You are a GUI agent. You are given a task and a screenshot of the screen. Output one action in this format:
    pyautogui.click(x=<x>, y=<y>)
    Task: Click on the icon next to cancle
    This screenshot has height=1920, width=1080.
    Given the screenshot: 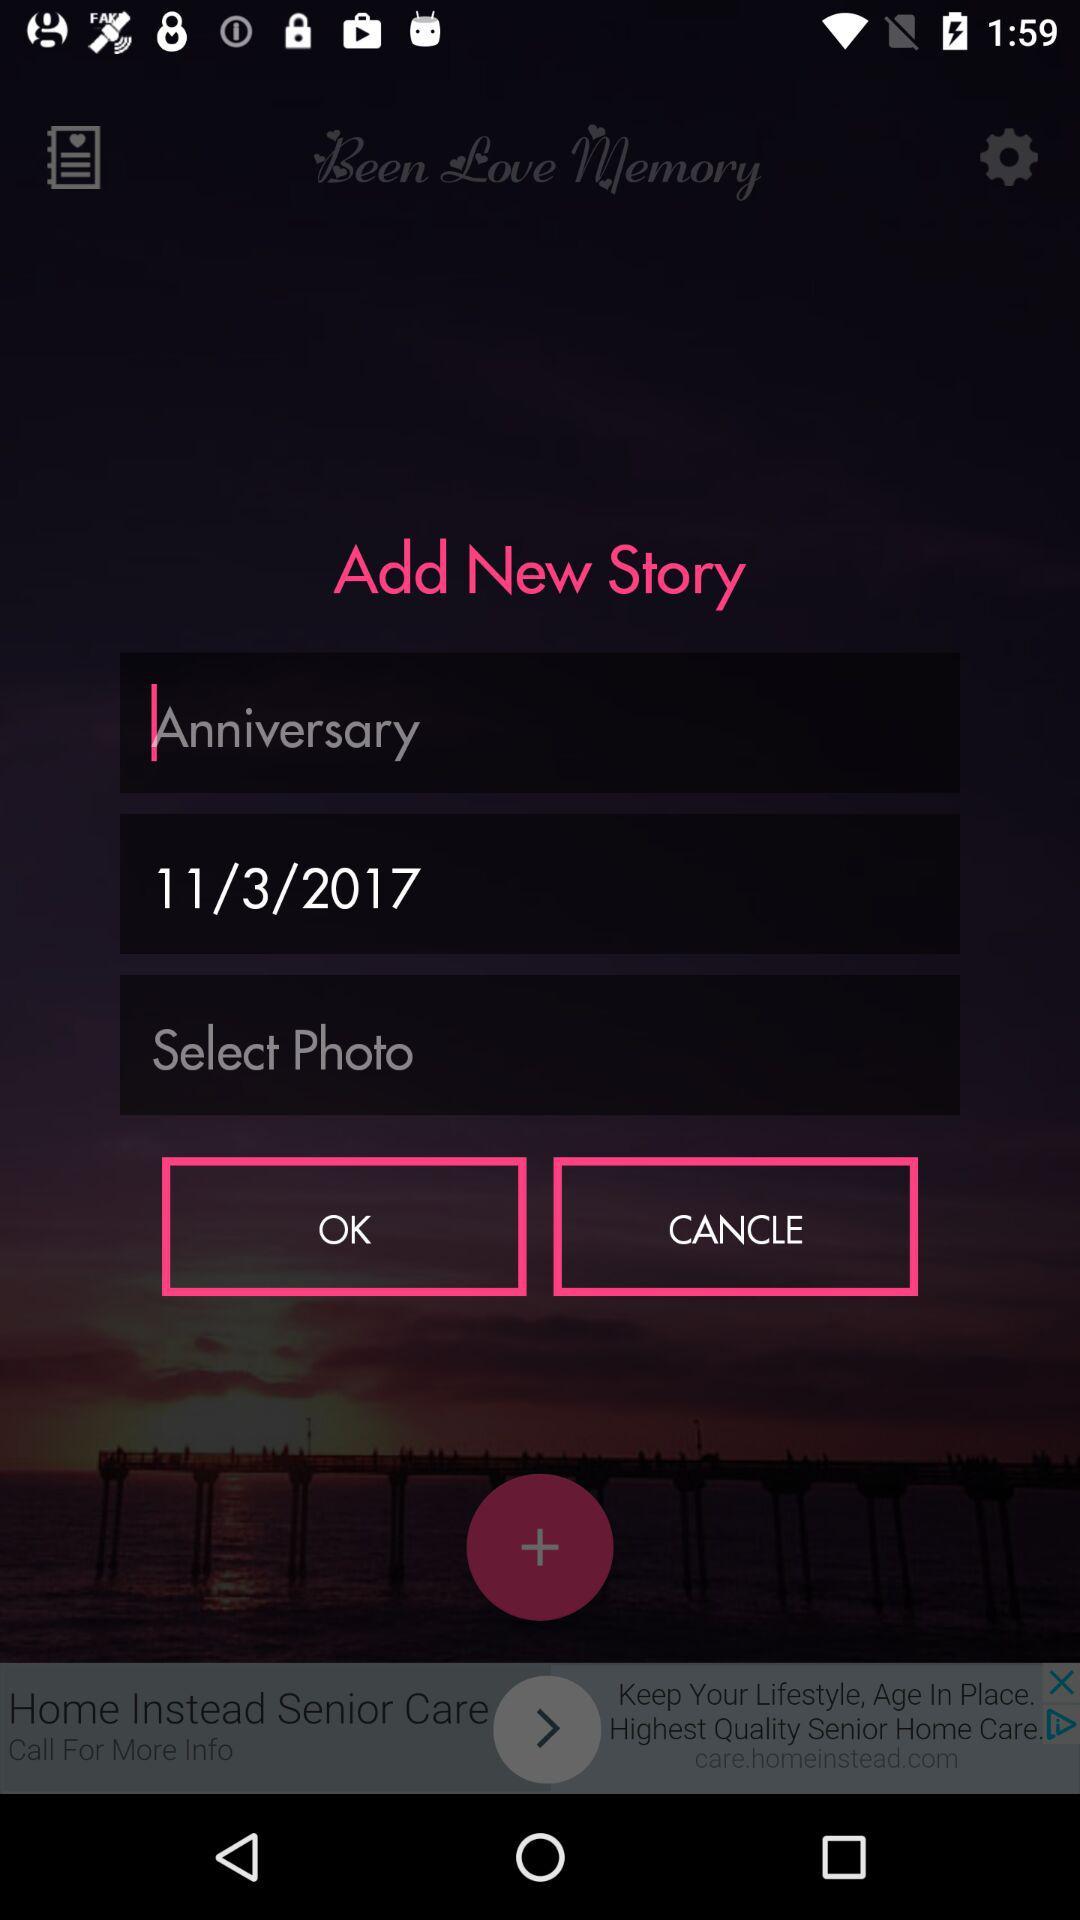 What is the action you would take?
    pyautogui.click(x=343, y=1225)
    